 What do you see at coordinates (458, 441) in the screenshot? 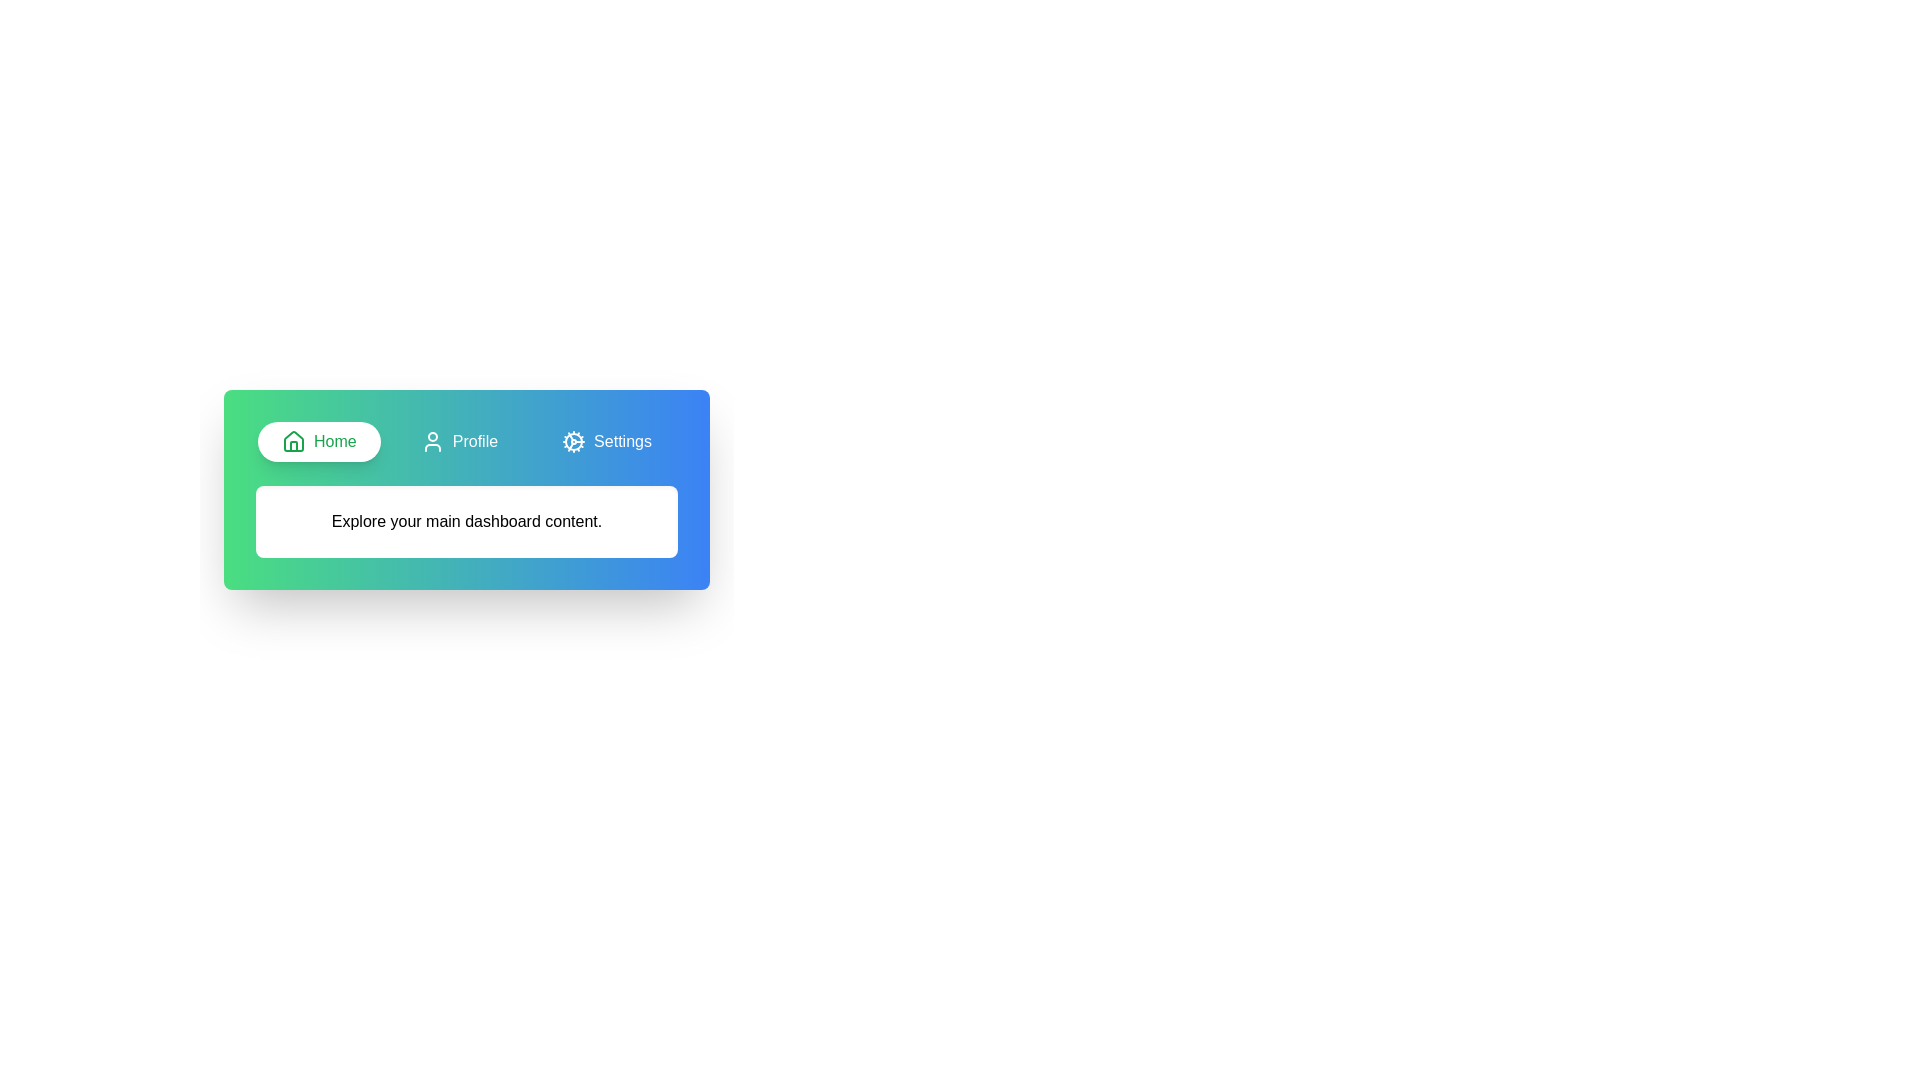
I see `the Profile tab to activate it` at bounding box center [458, 441].